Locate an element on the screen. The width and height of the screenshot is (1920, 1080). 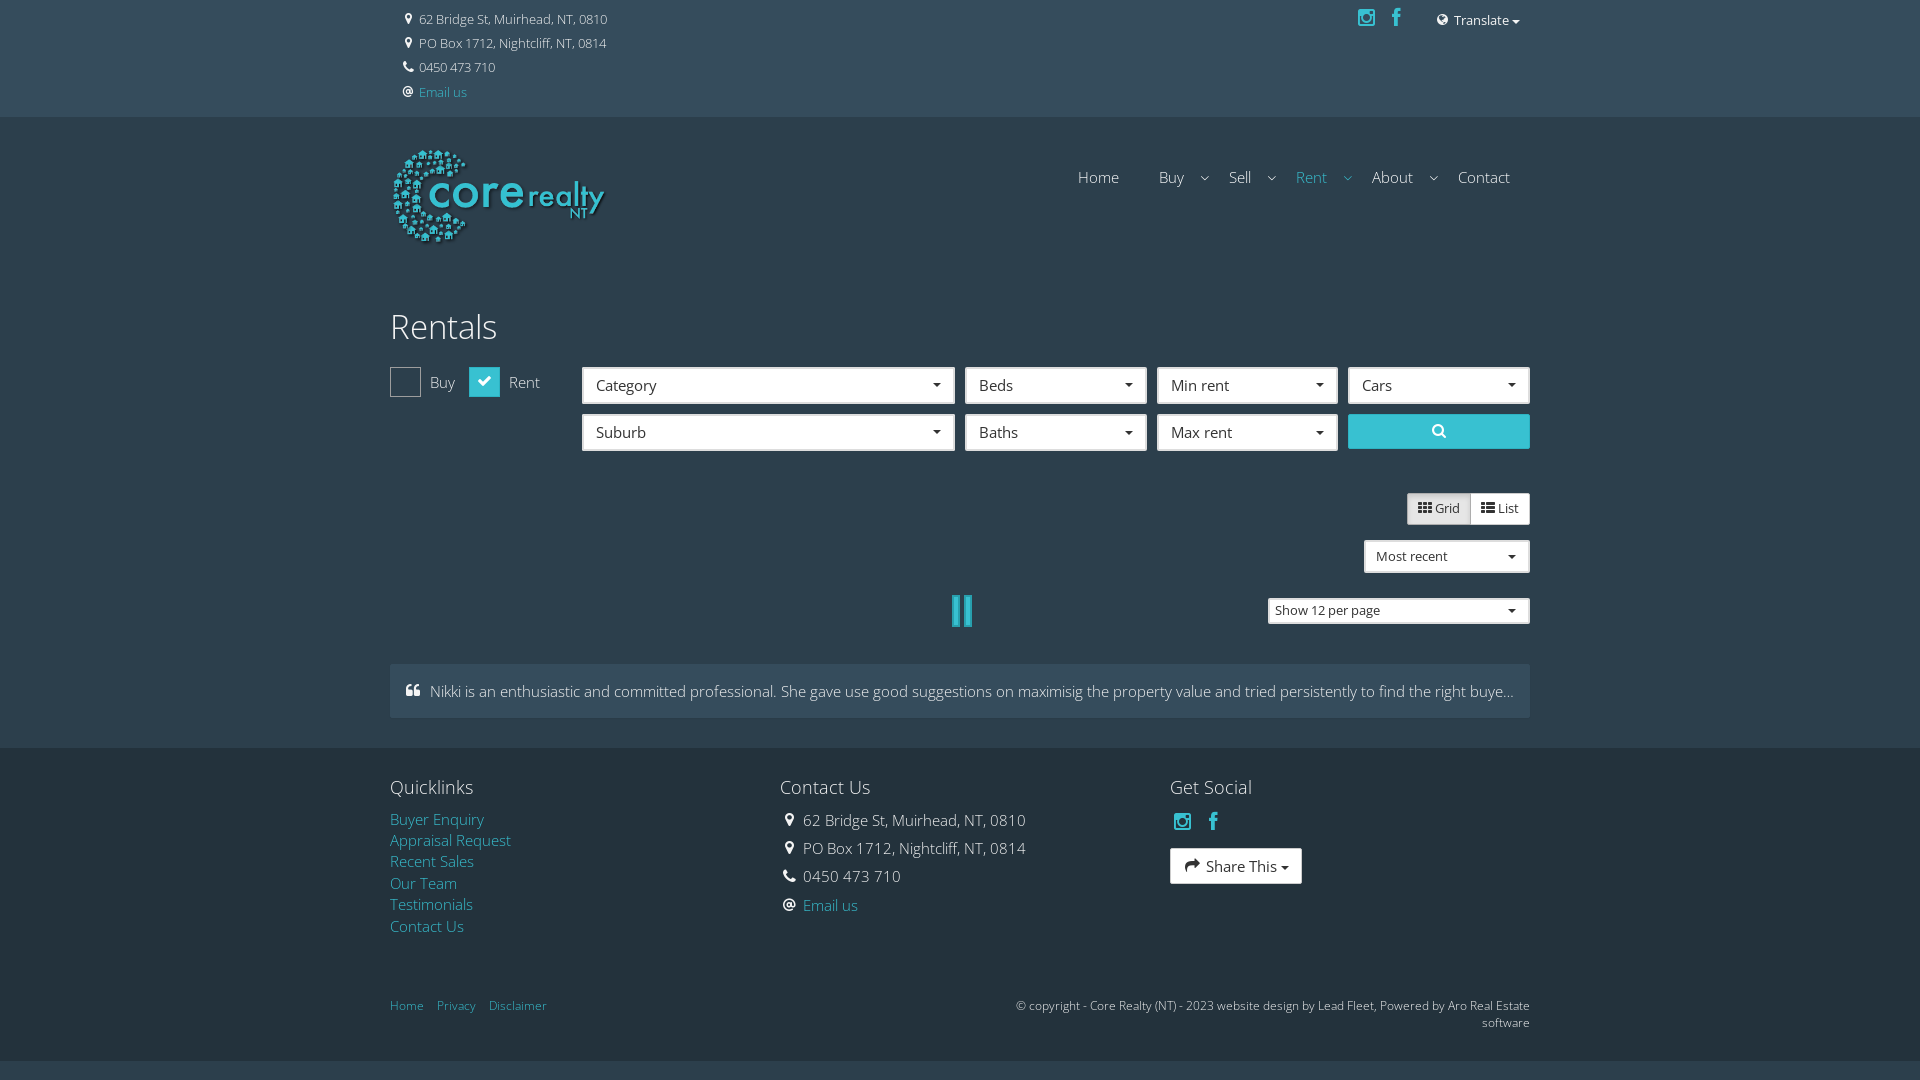
'Buy' is located at coordinates (421, 382).